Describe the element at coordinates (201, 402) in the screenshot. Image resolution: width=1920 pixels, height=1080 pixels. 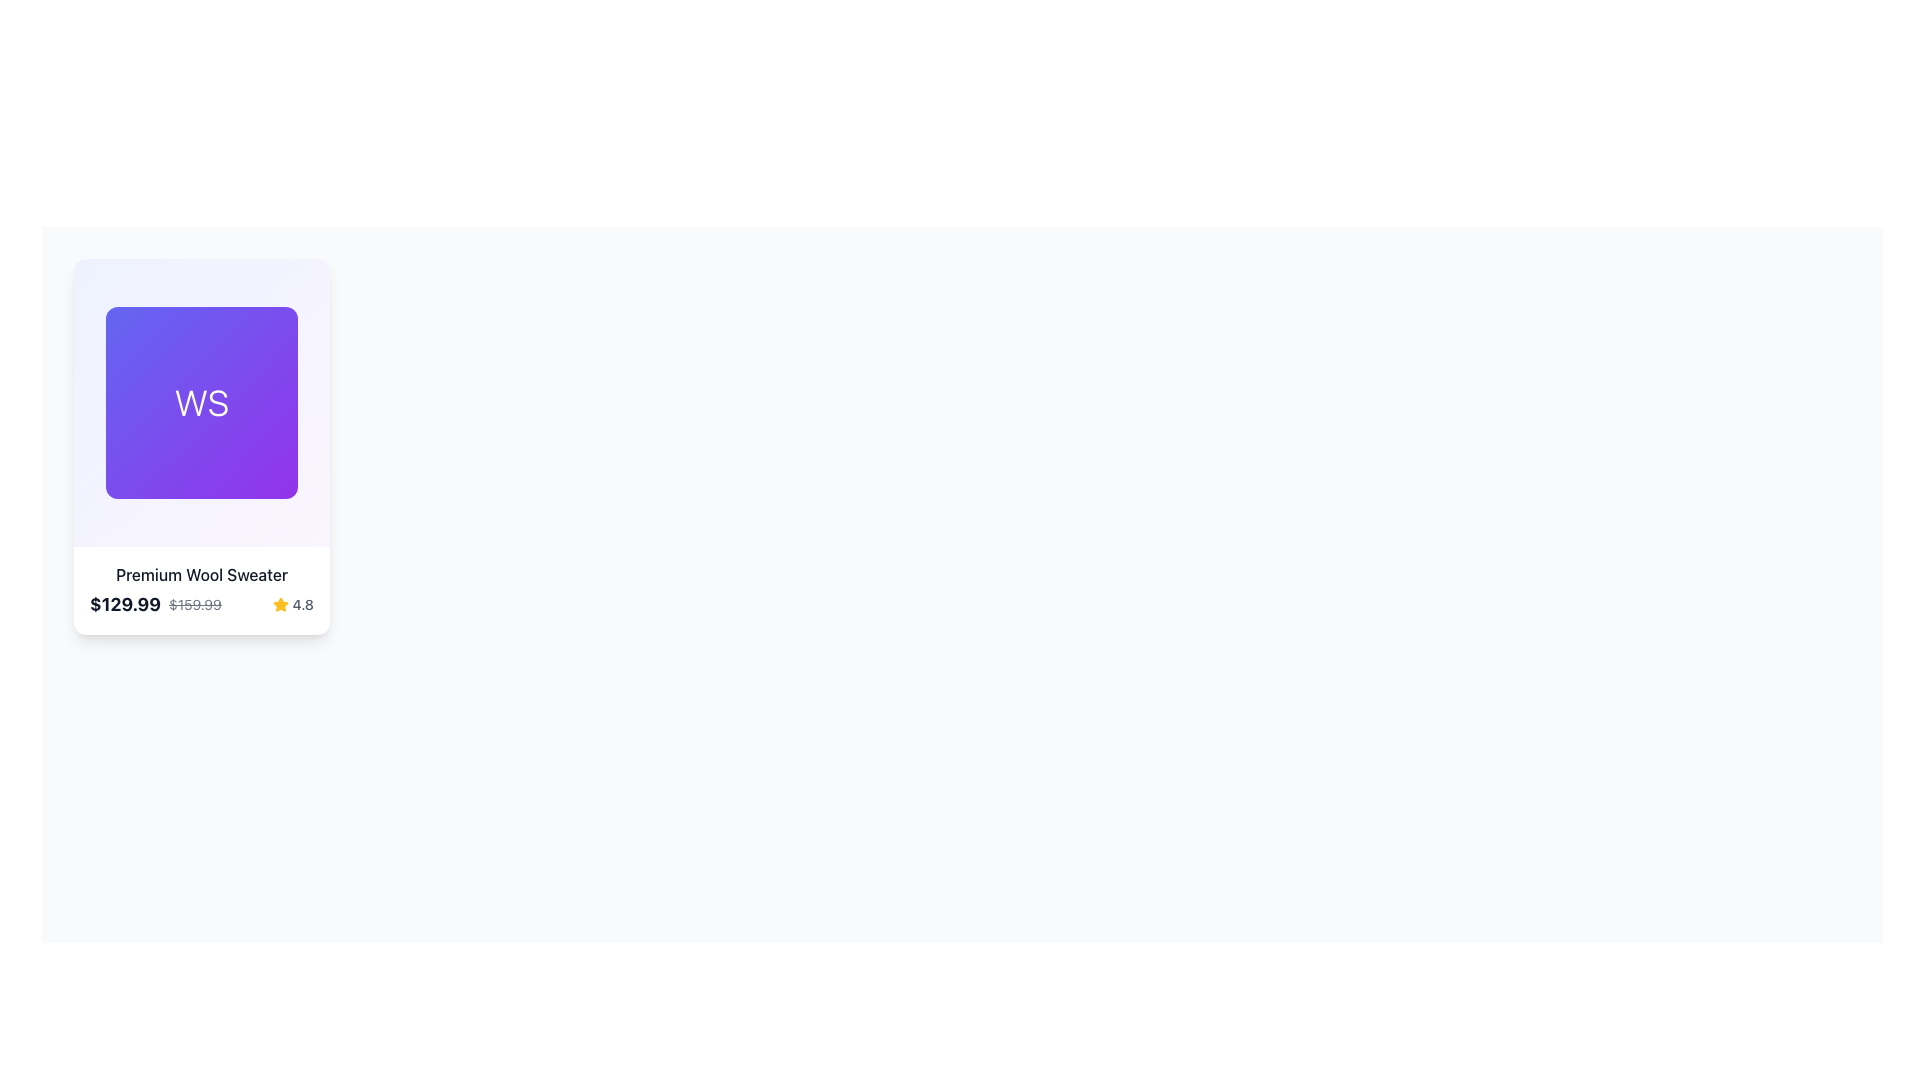
I see `the center of the square card element with a purple gradient background featuring the text 'WS' centered in white, to interact with it` at that location.